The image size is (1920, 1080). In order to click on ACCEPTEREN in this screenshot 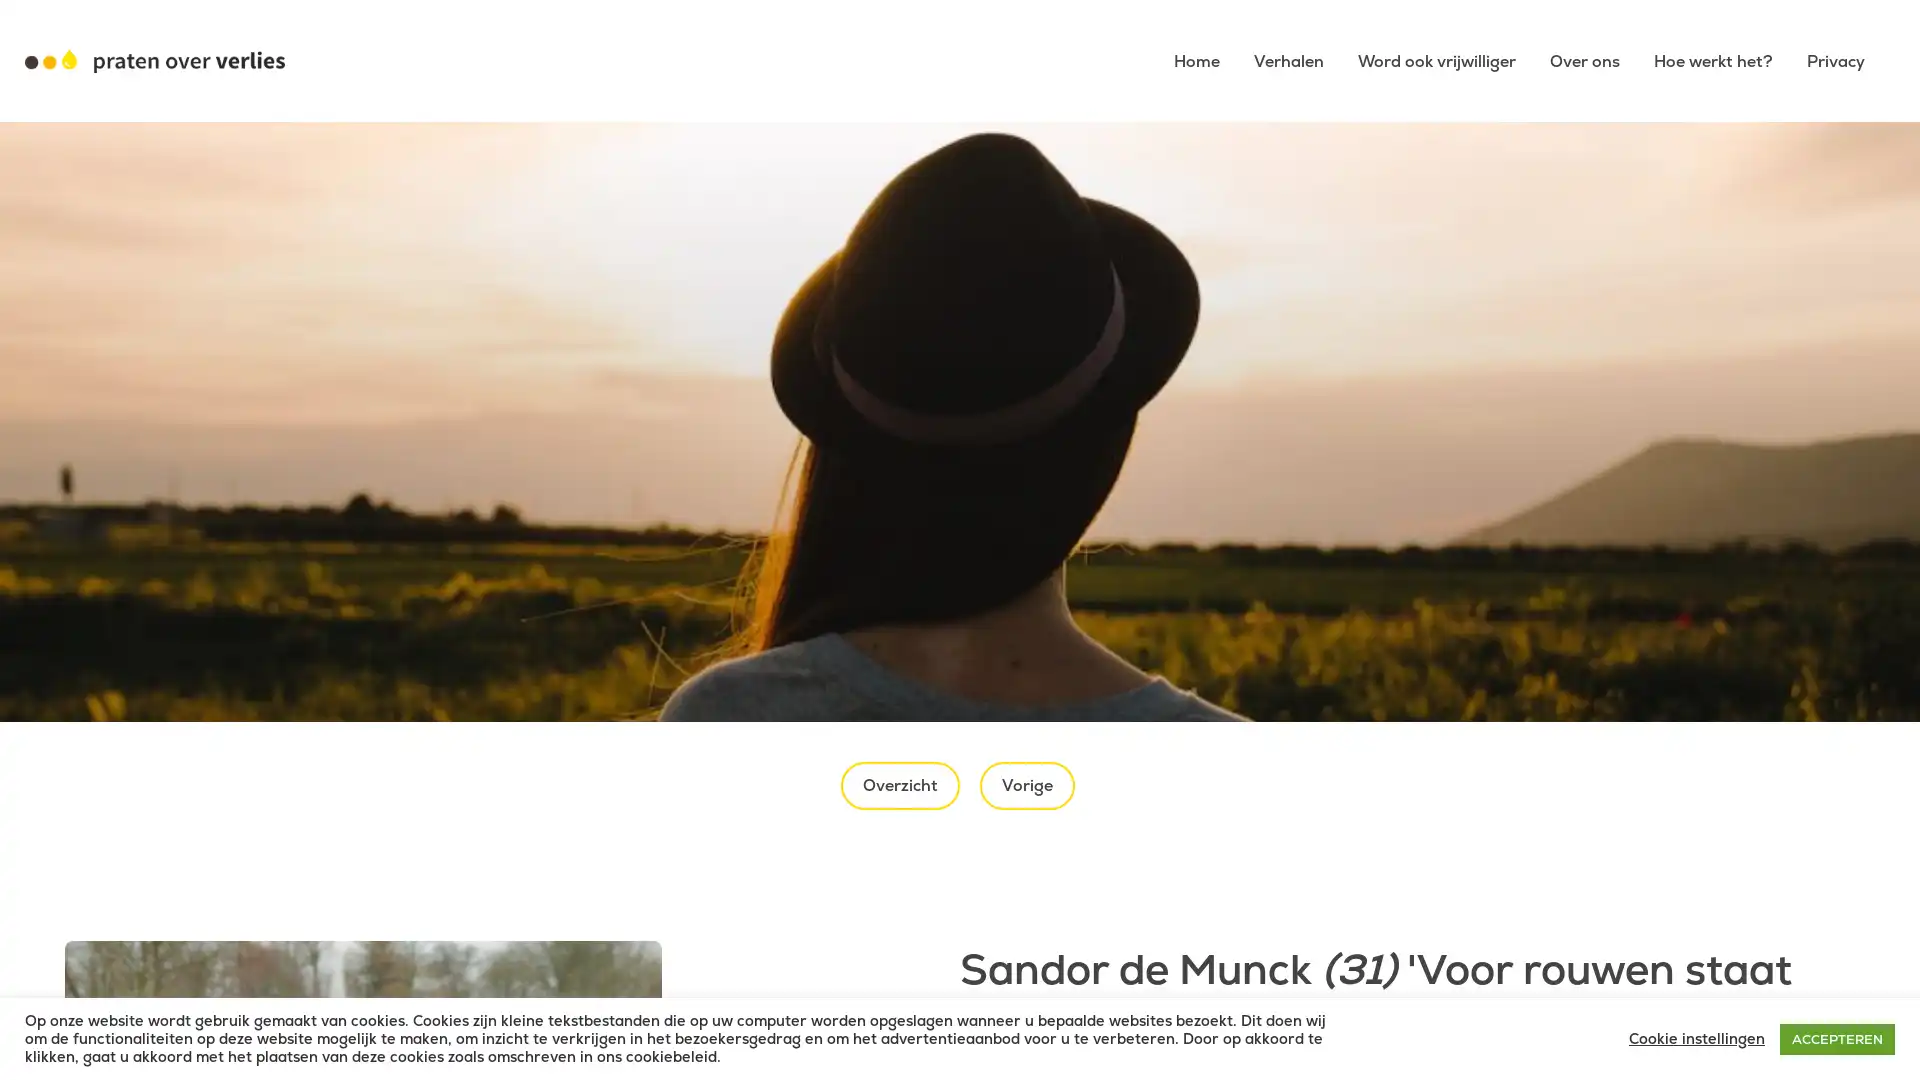, I will do `click(1837, 1037)`.